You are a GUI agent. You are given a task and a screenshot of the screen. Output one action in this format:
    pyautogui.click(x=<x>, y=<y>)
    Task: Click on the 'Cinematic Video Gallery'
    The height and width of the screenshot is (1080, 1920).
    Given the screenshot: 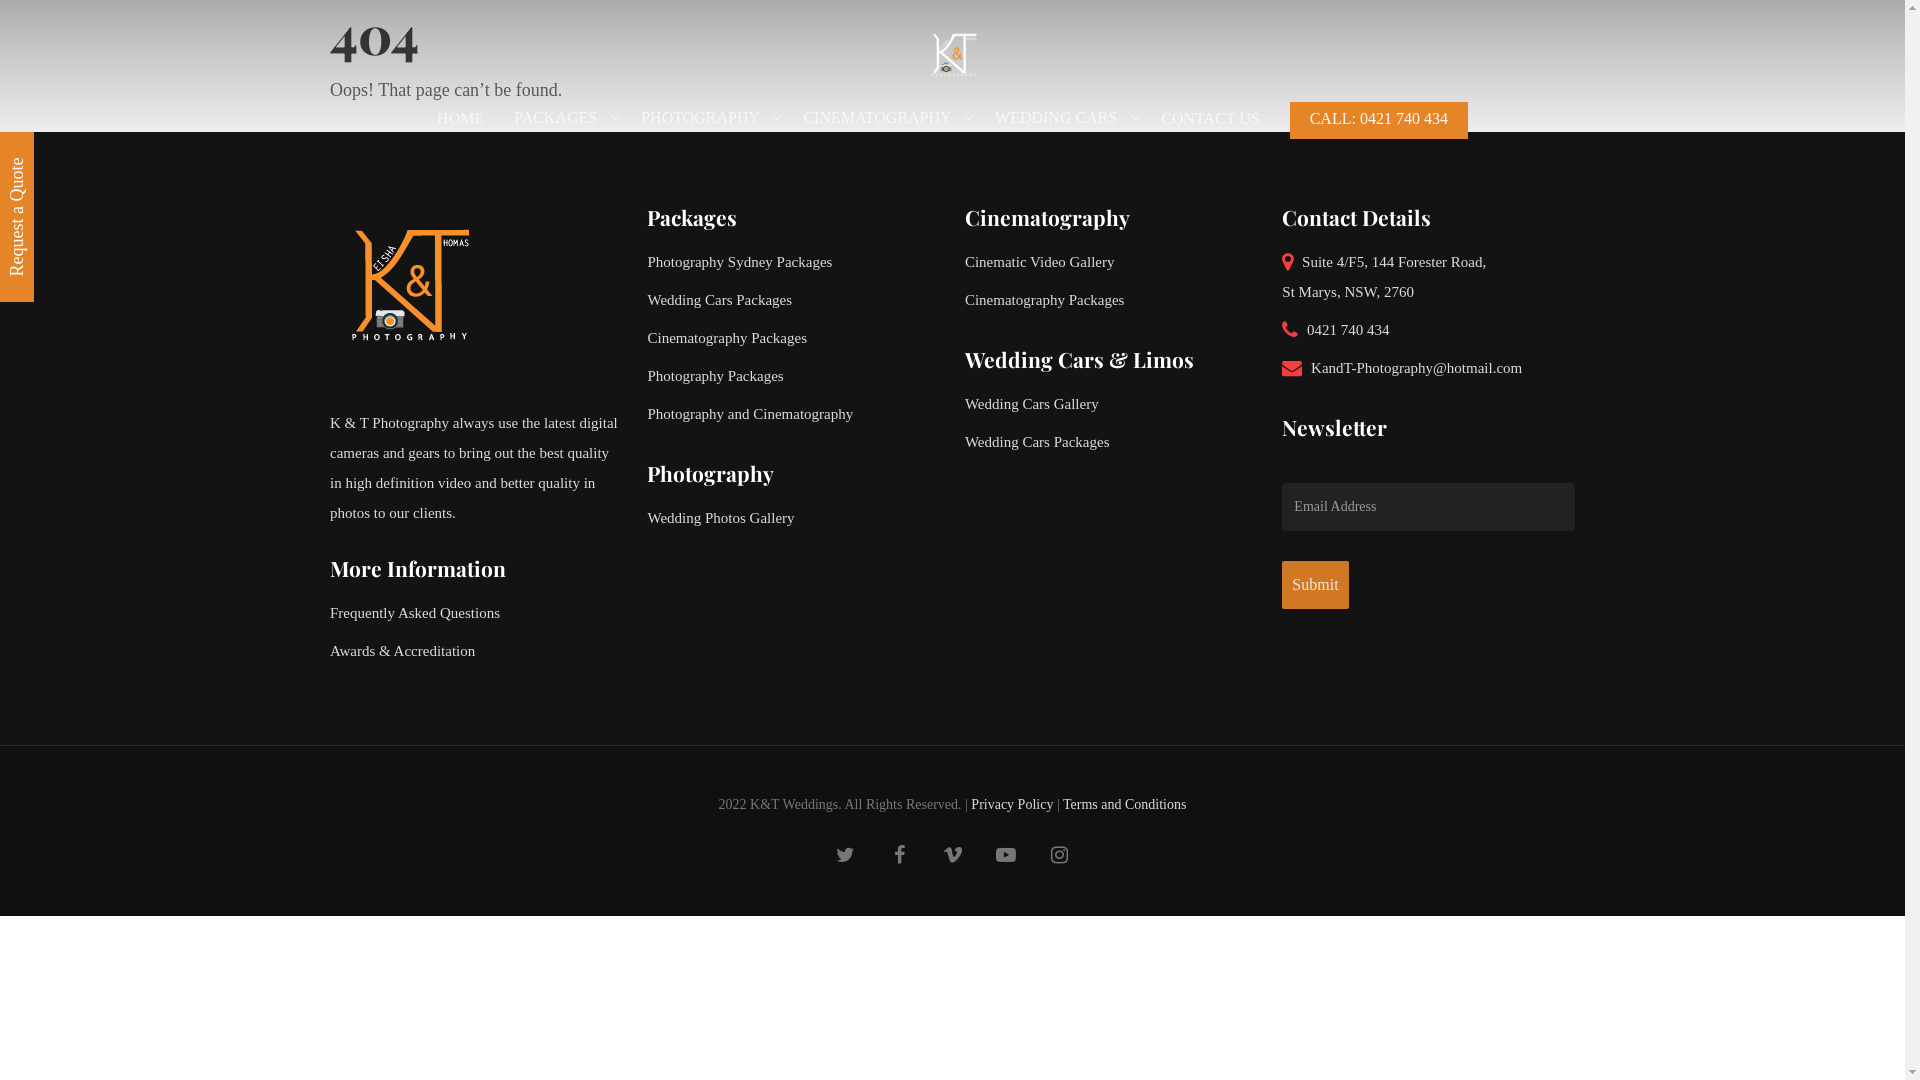 What is the action you would take?
    pyautogui.click(x=964, y=261)
    